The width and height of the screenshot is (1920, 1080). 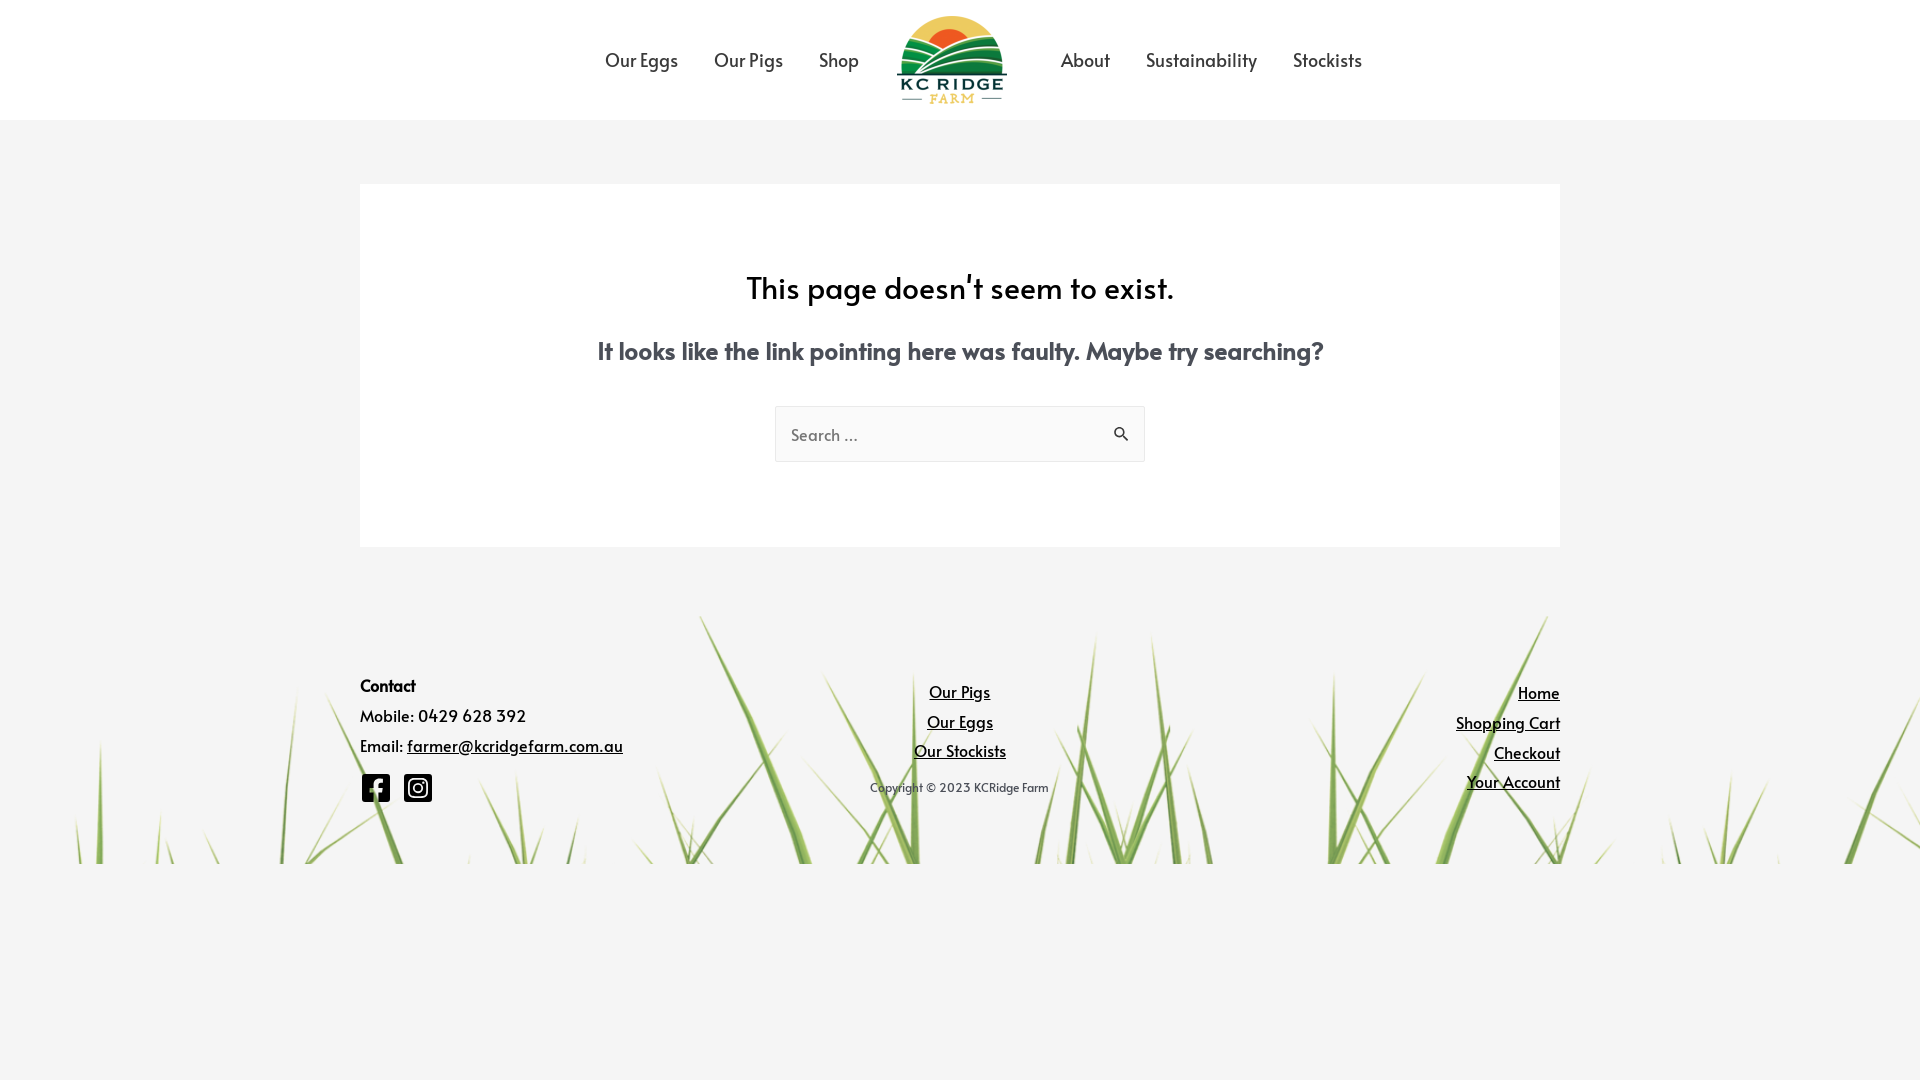 What do you see at coordinates (1525, 752) in the screenshot?
I see `'Checkout'` at bounding box center [1525, 752].